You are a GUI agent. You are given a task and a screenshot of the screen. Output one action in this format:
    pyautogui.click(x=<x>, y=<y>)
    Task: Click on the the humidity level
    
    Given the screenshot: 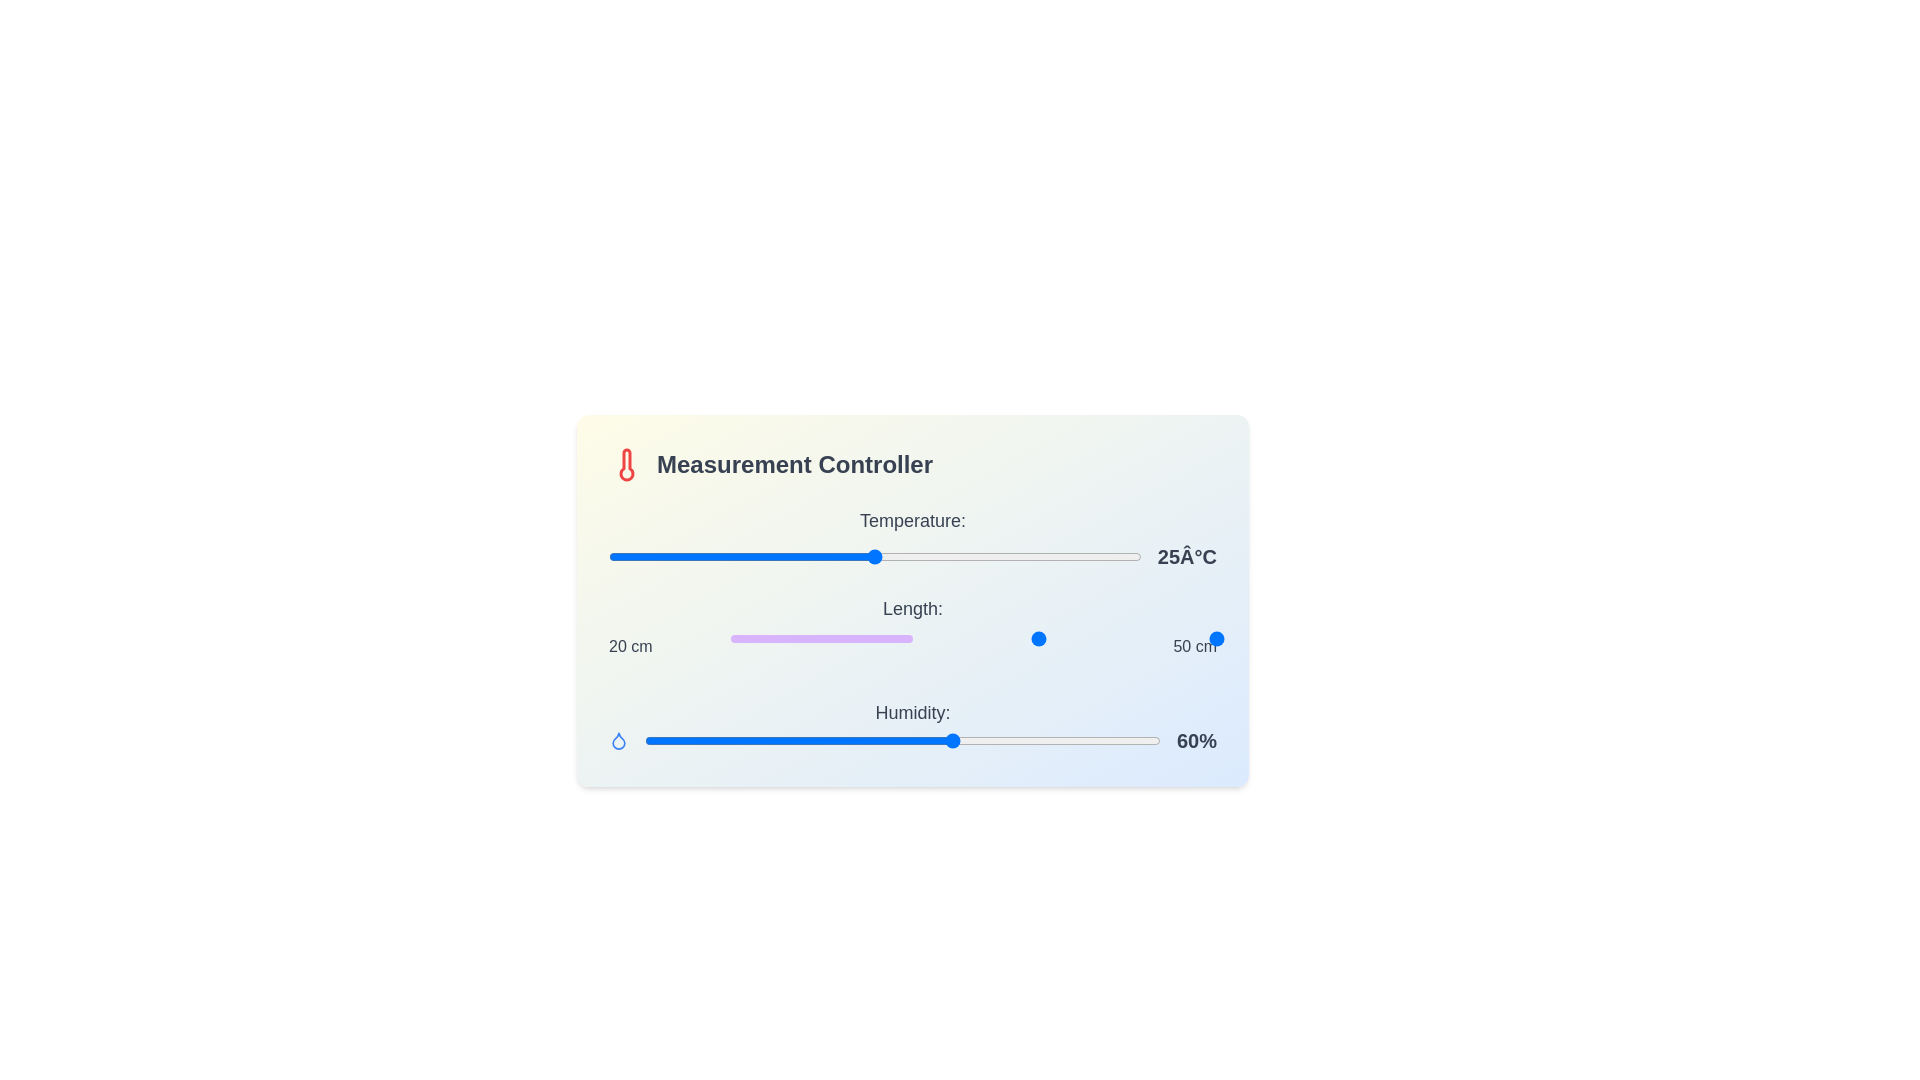 What is the action you would take?
    pyautogui.click(x=953, y=740)
    